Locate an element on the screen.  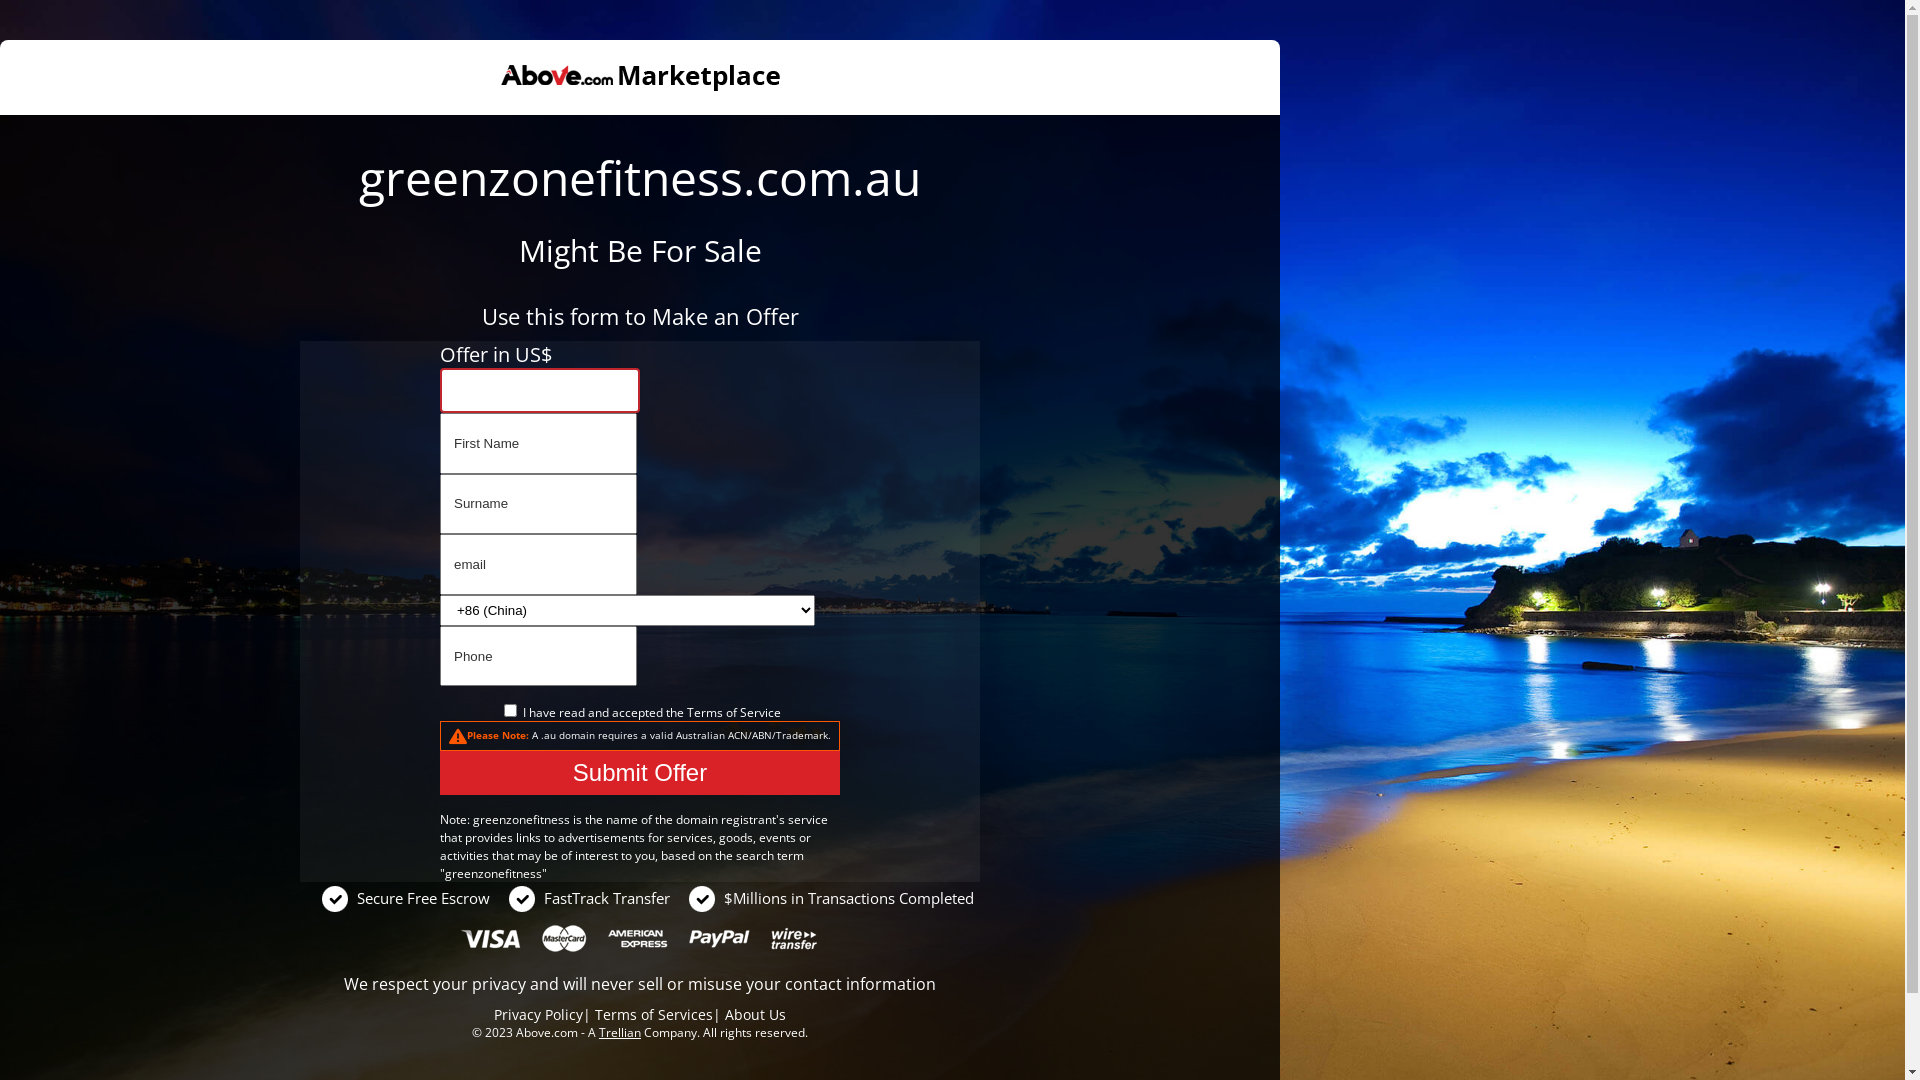
'Terms' is located at coordinates (704, 711).